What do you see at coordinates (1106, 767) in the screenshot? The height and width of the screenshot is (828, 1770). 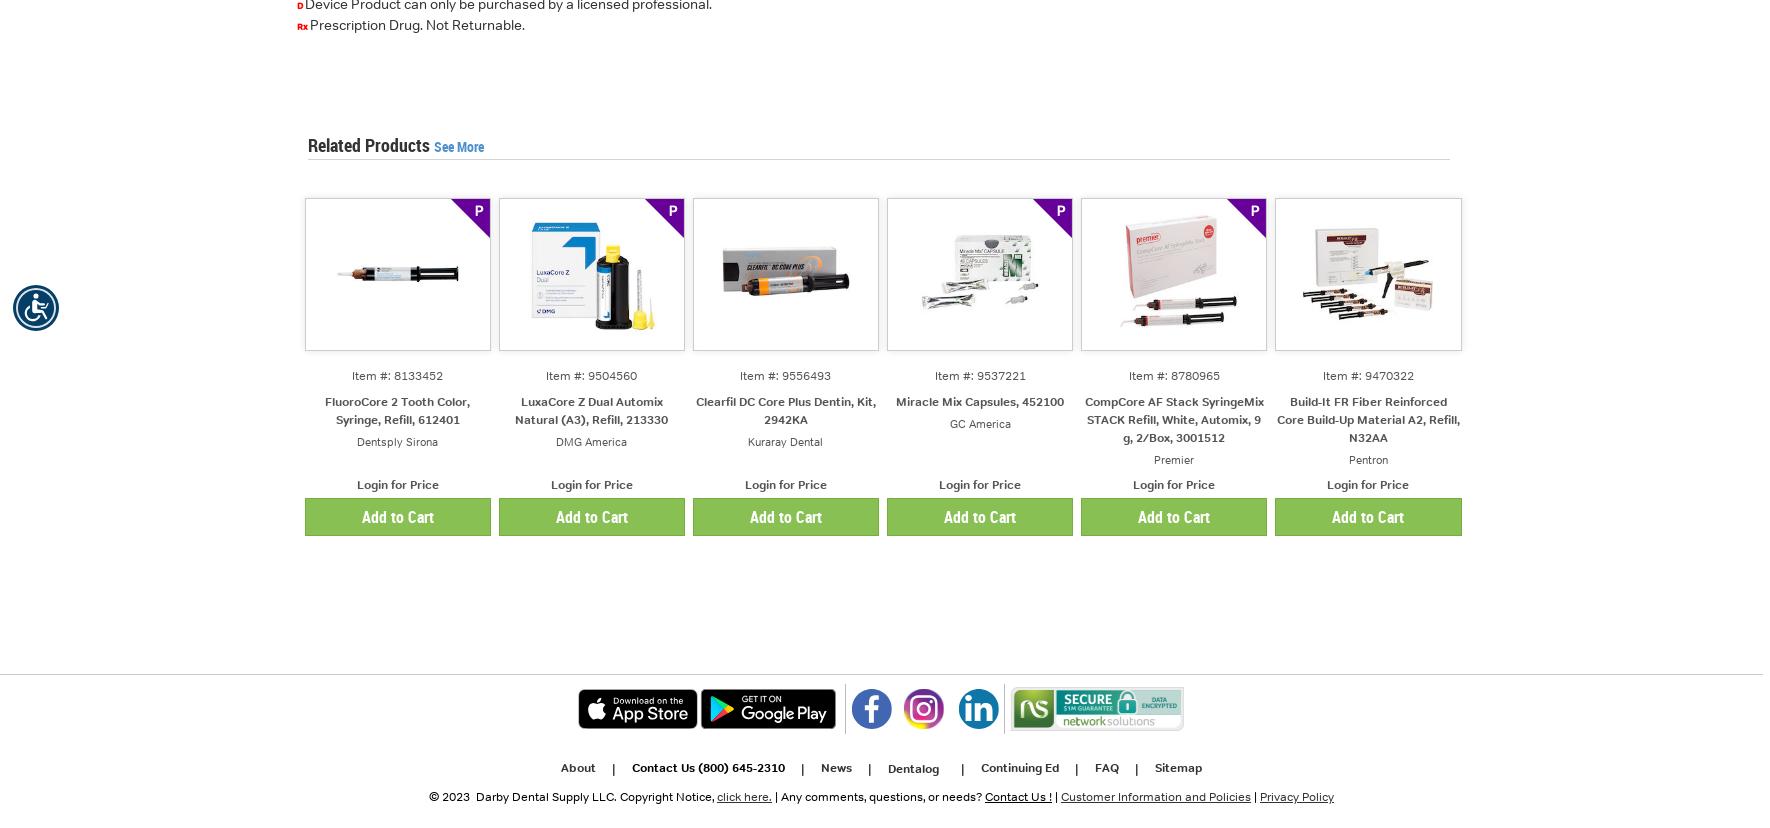 I see `'FAQ'` at bounding box center [1106, 767].